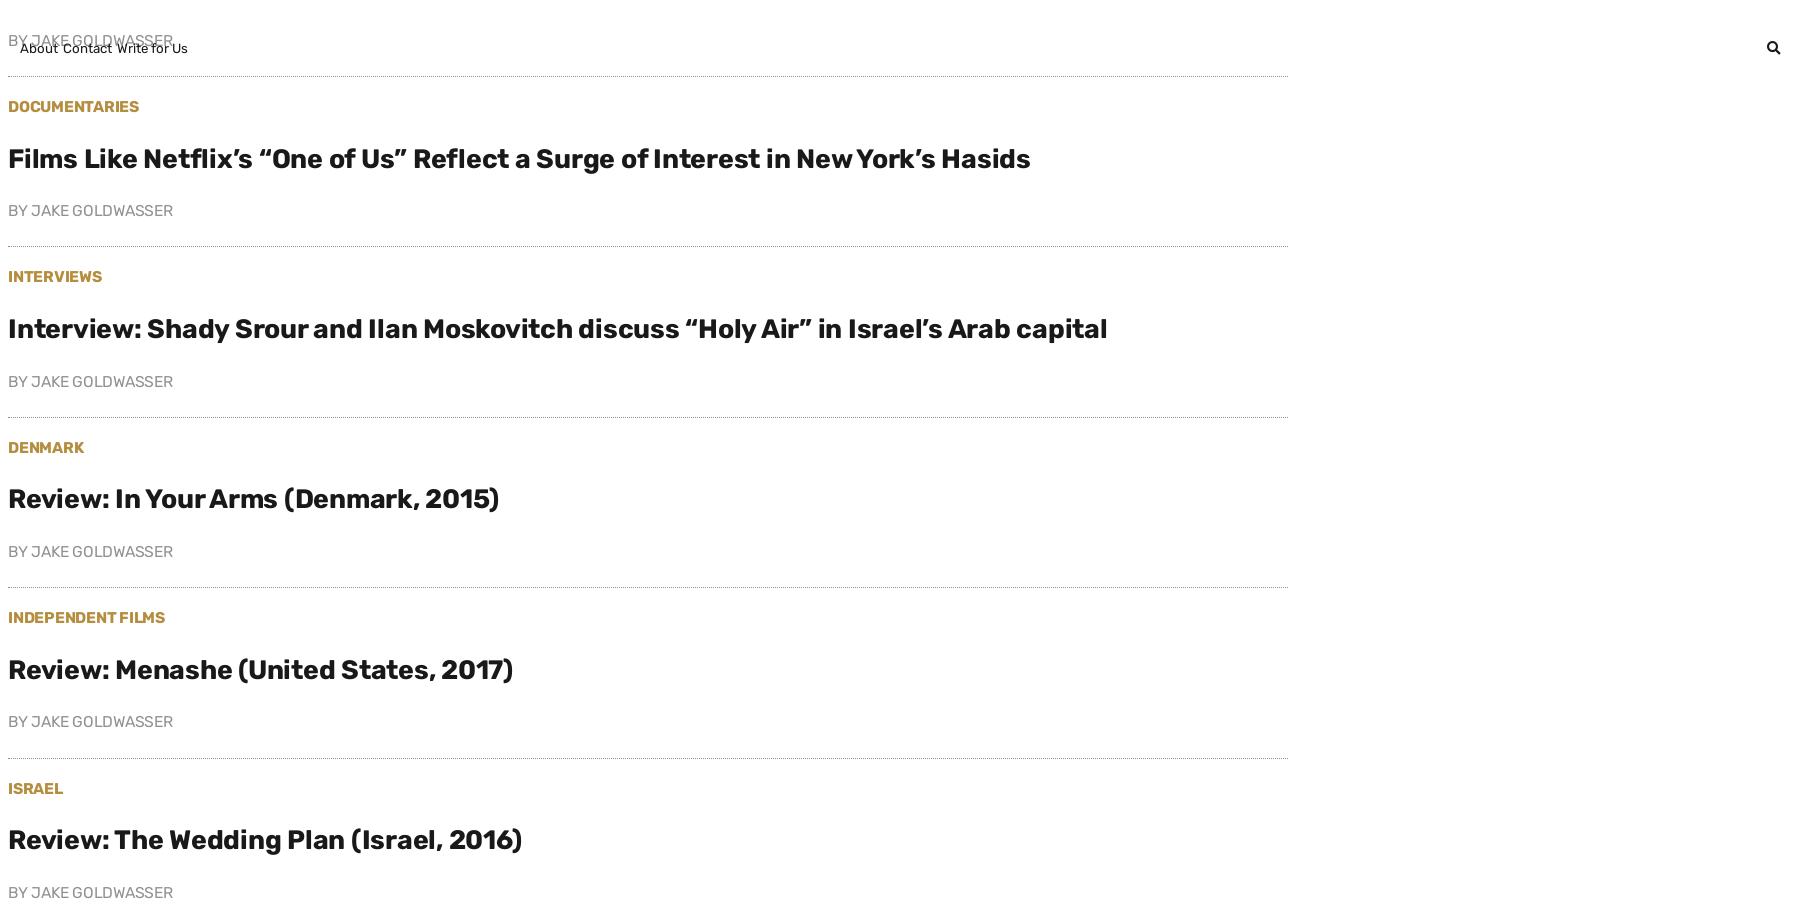  What do you see at coordinates (556, 327) in the screenshot?
I see `'Interview: Shady Srour and Ilan Moskovitch discuss “Holy Air” in Israel’s Arab capital'` at bounding box center [556, 327].